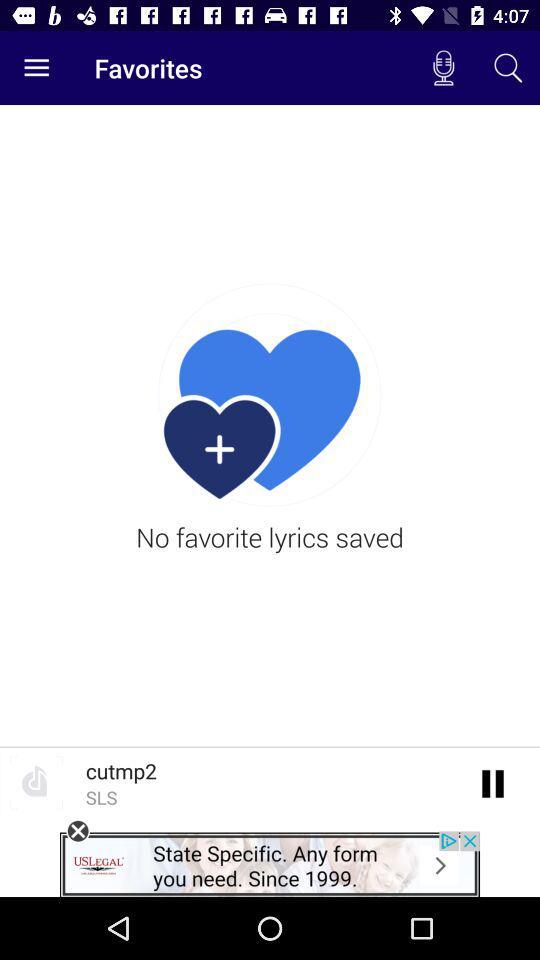 Image resolution: width=540 pixels, height=960 pixels. What do you see at coordinates (77, 831) in the screenshot?
I see `advertisement` at bounding box center [77, 831].